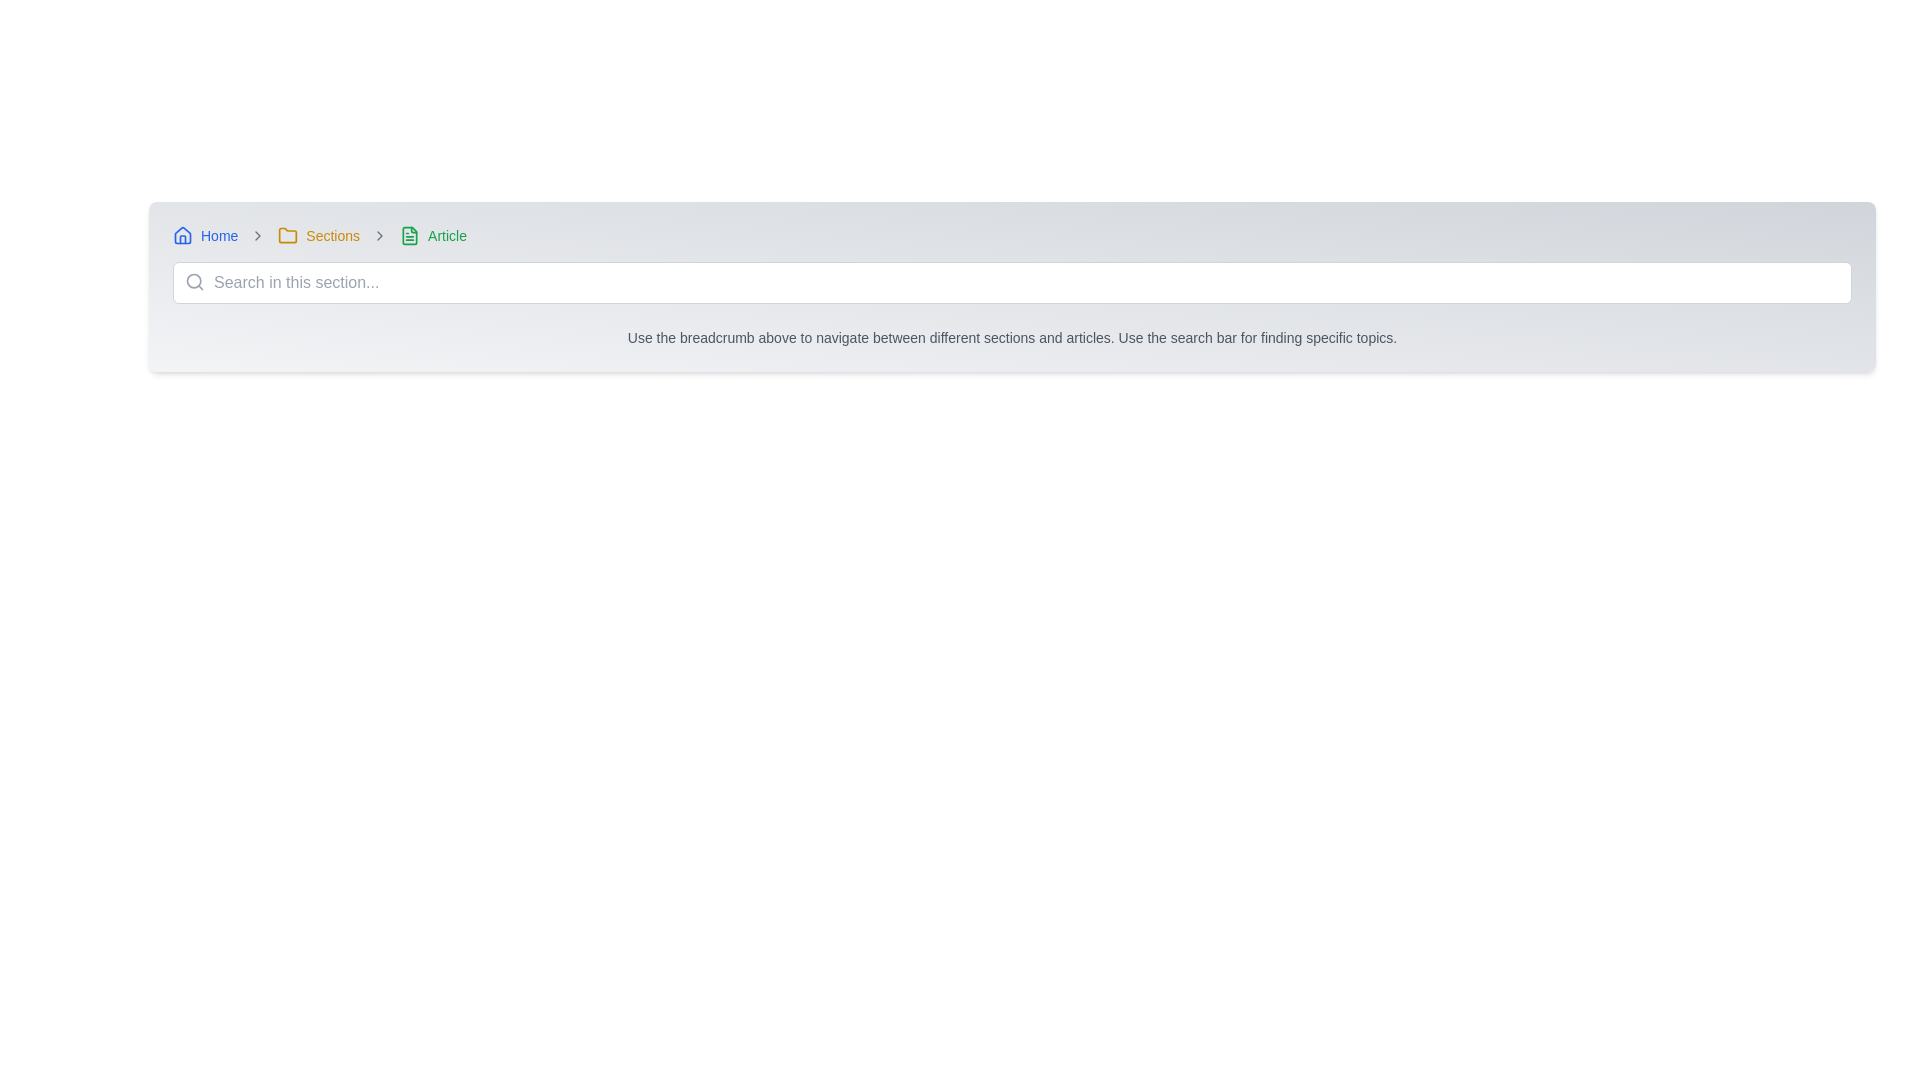  What do you see at coordinates (219, 234) in the screenshot?
I see `the clickable hyperlink located next to the house icon in the breadcrumb navigation bar` at bounding box center [219, 234].